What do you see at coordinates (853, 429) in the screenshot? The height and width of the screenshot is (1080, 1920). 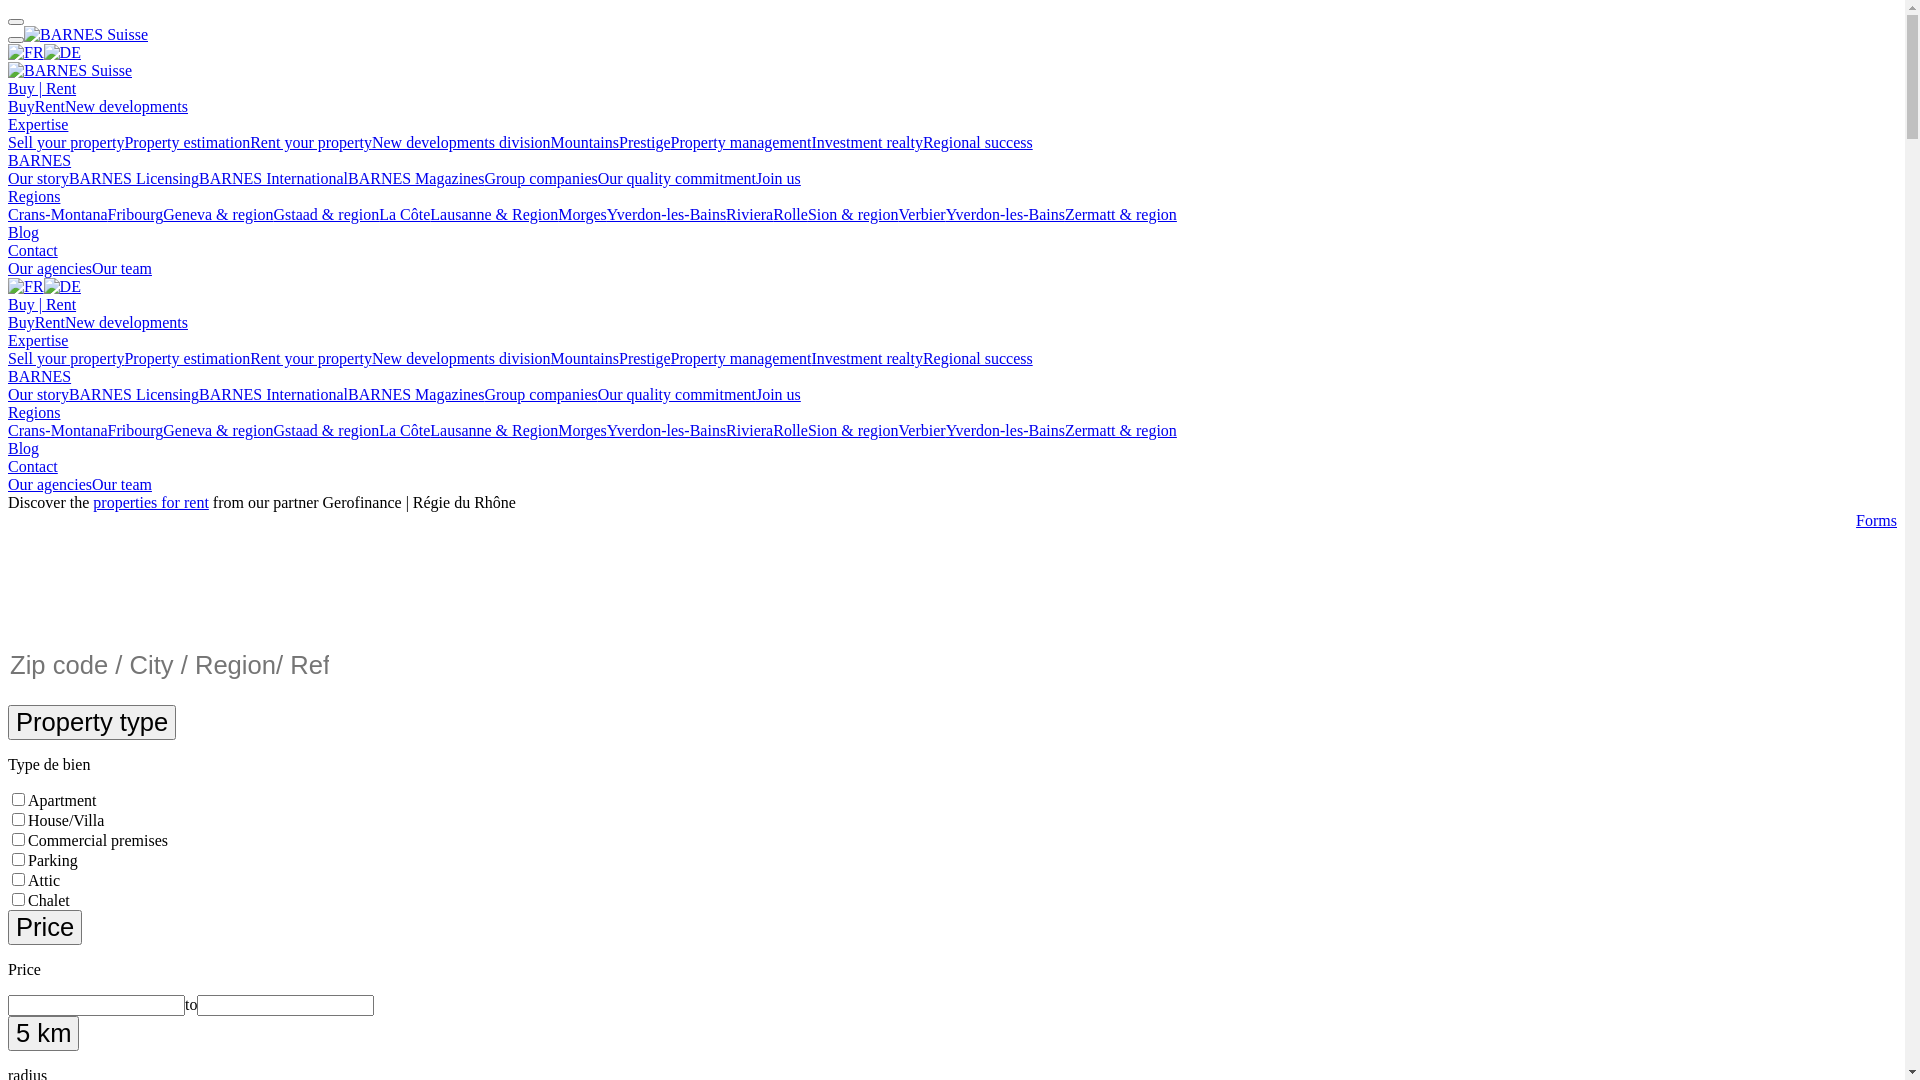 I see `'Sion & region'` at bounding box center [853, 429].